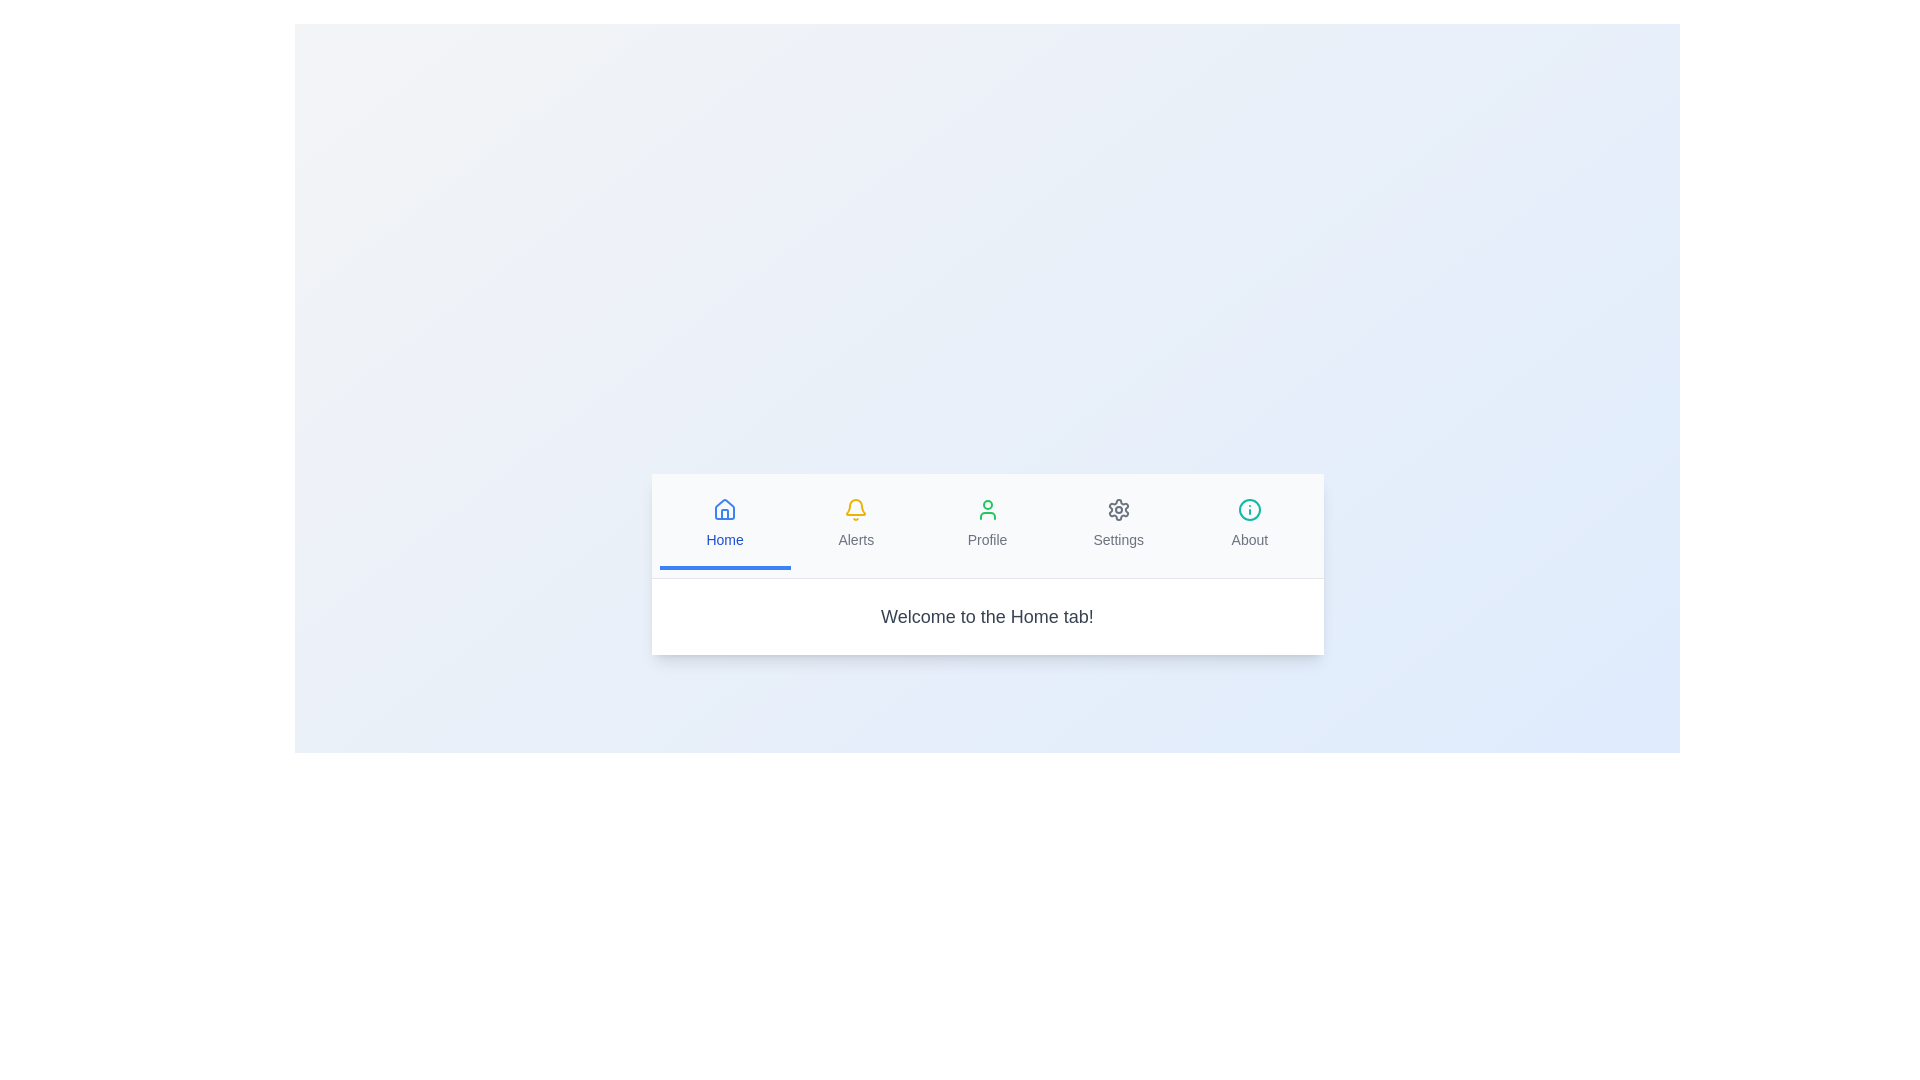 The height and width of the screenshot is (1080, 1920). I want to click on the tab button labeled Settings, so click(1117, 523).